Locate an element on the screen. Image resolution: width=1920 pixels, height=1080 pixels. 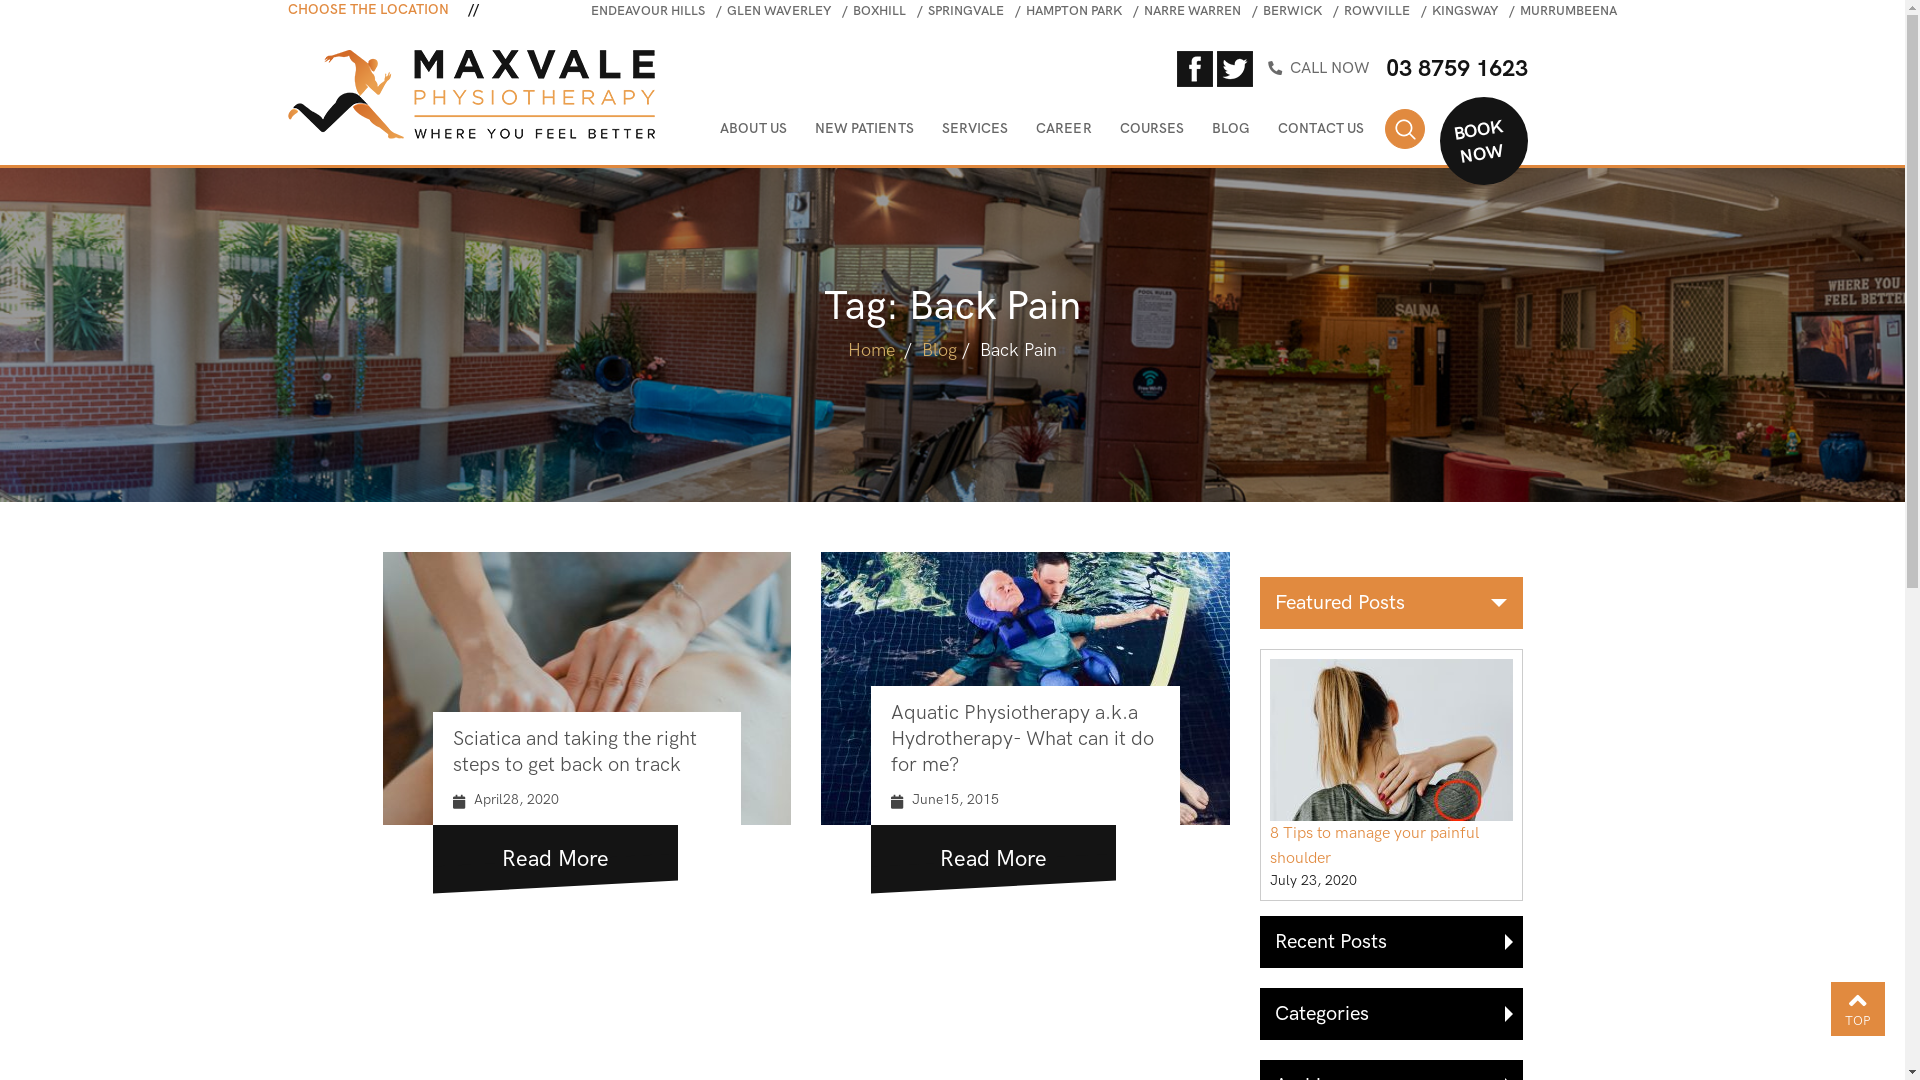
'BLOG' is located at coordinates (1229, 132).